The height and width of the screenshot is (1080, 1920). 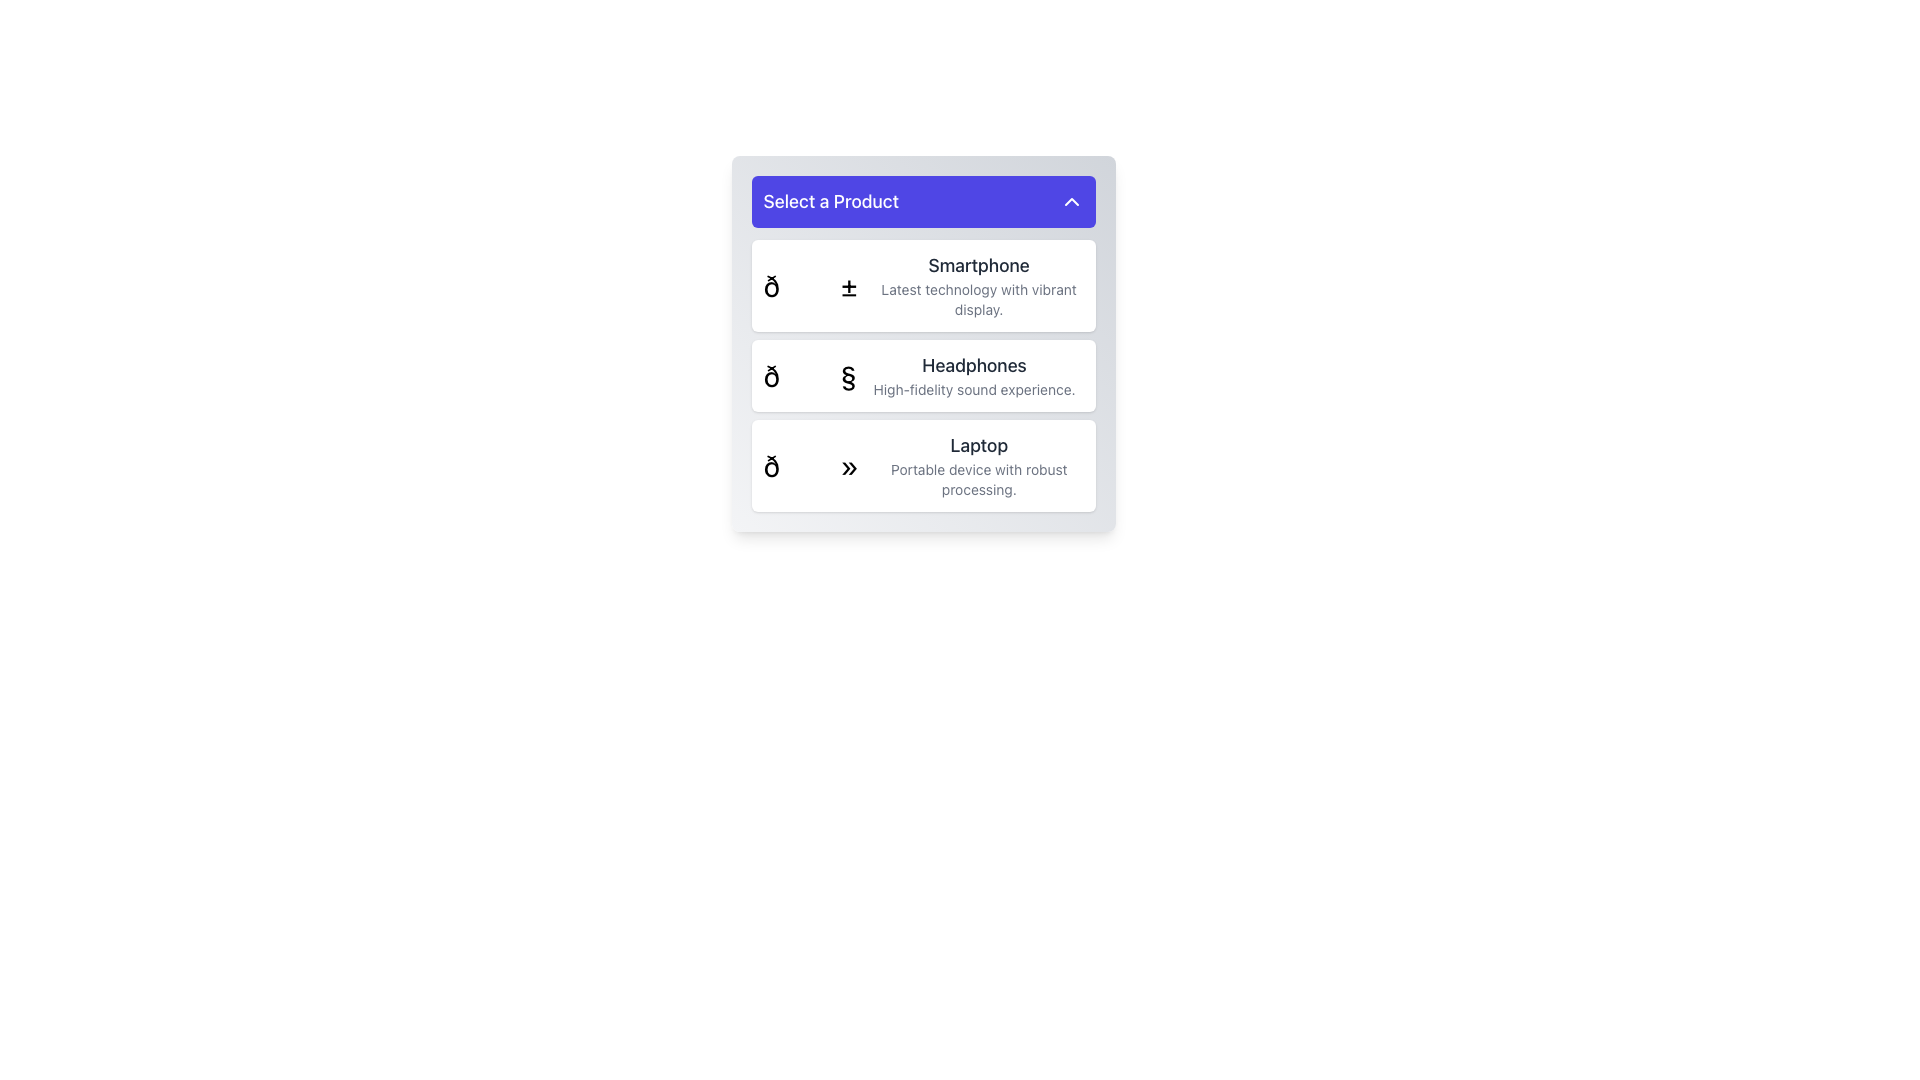 I want to click on the text label that contains 'Latest technology with vibrant display.' which is styled in gray and positioned below the 'Smartphone' text within the product card, so click(x=979, y=300).